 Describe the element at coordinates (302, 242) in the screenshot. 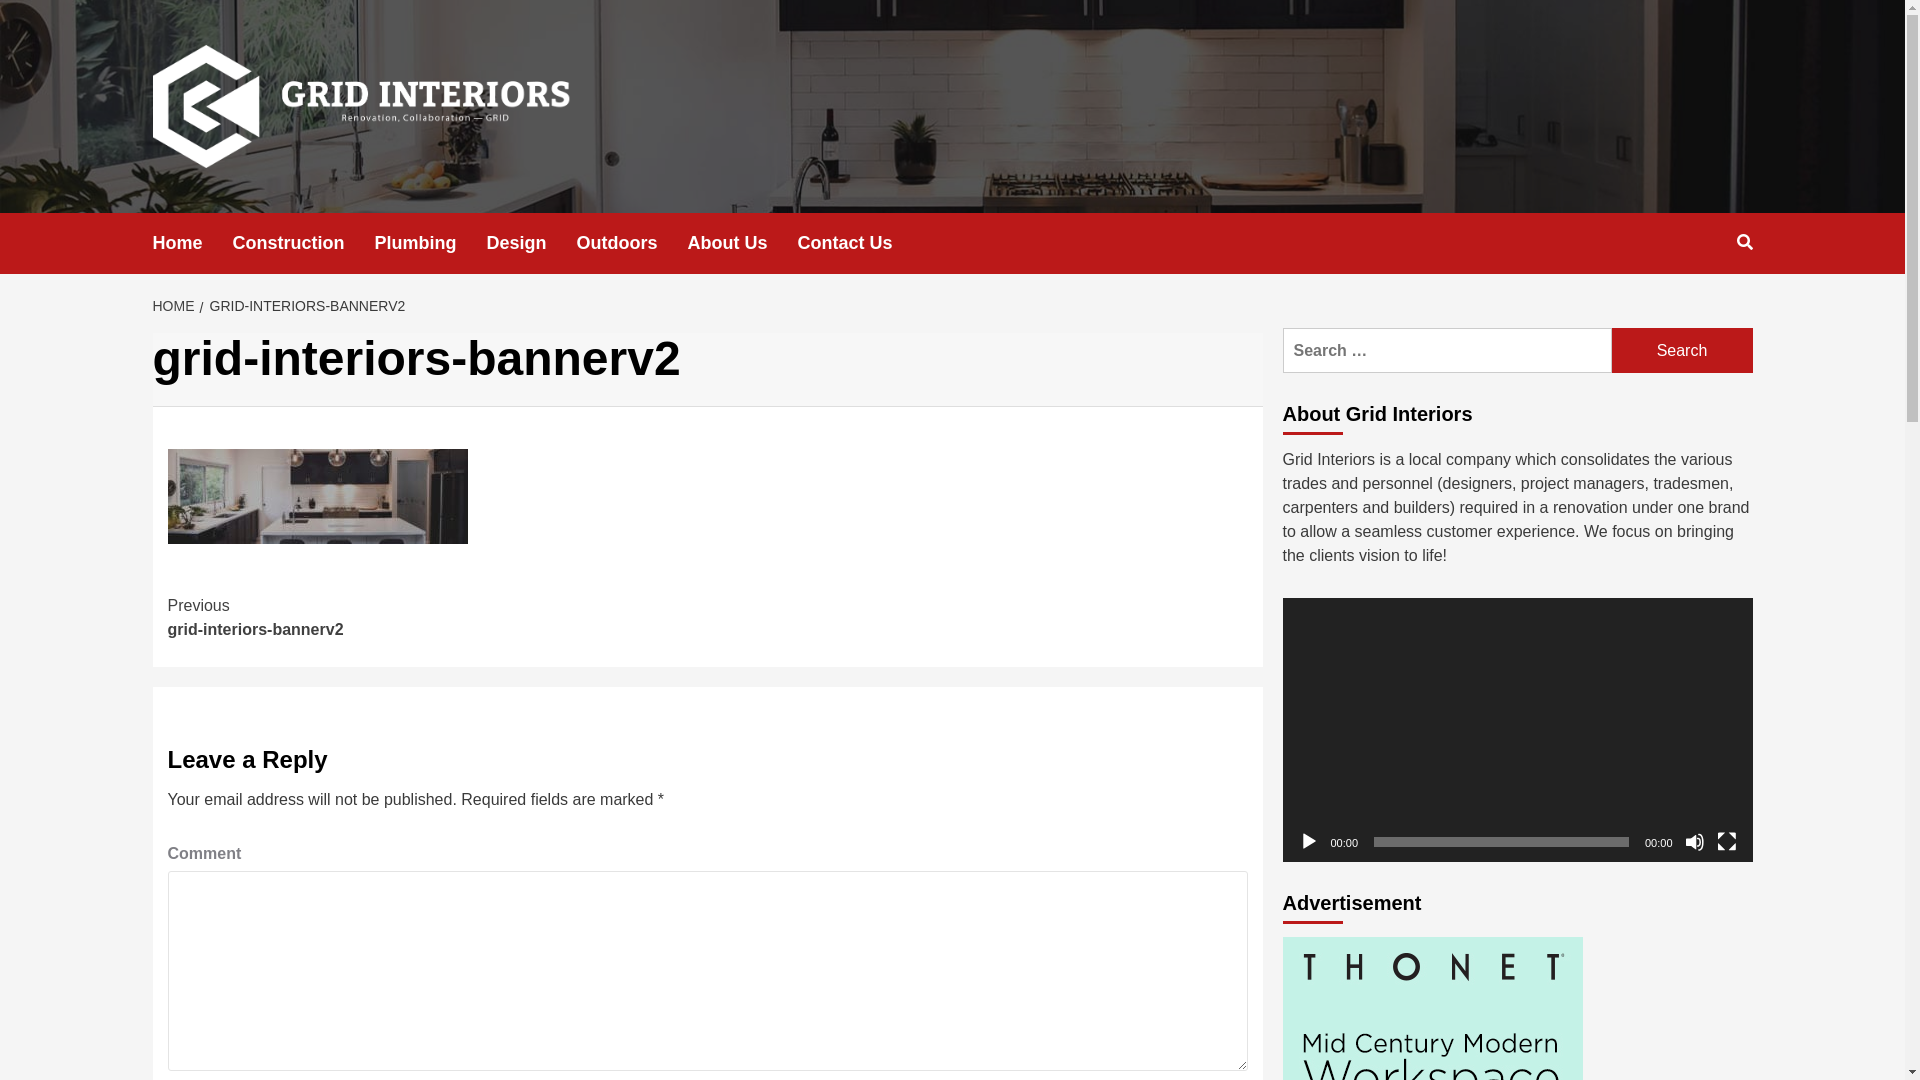

I see `'Construction'` at that location.